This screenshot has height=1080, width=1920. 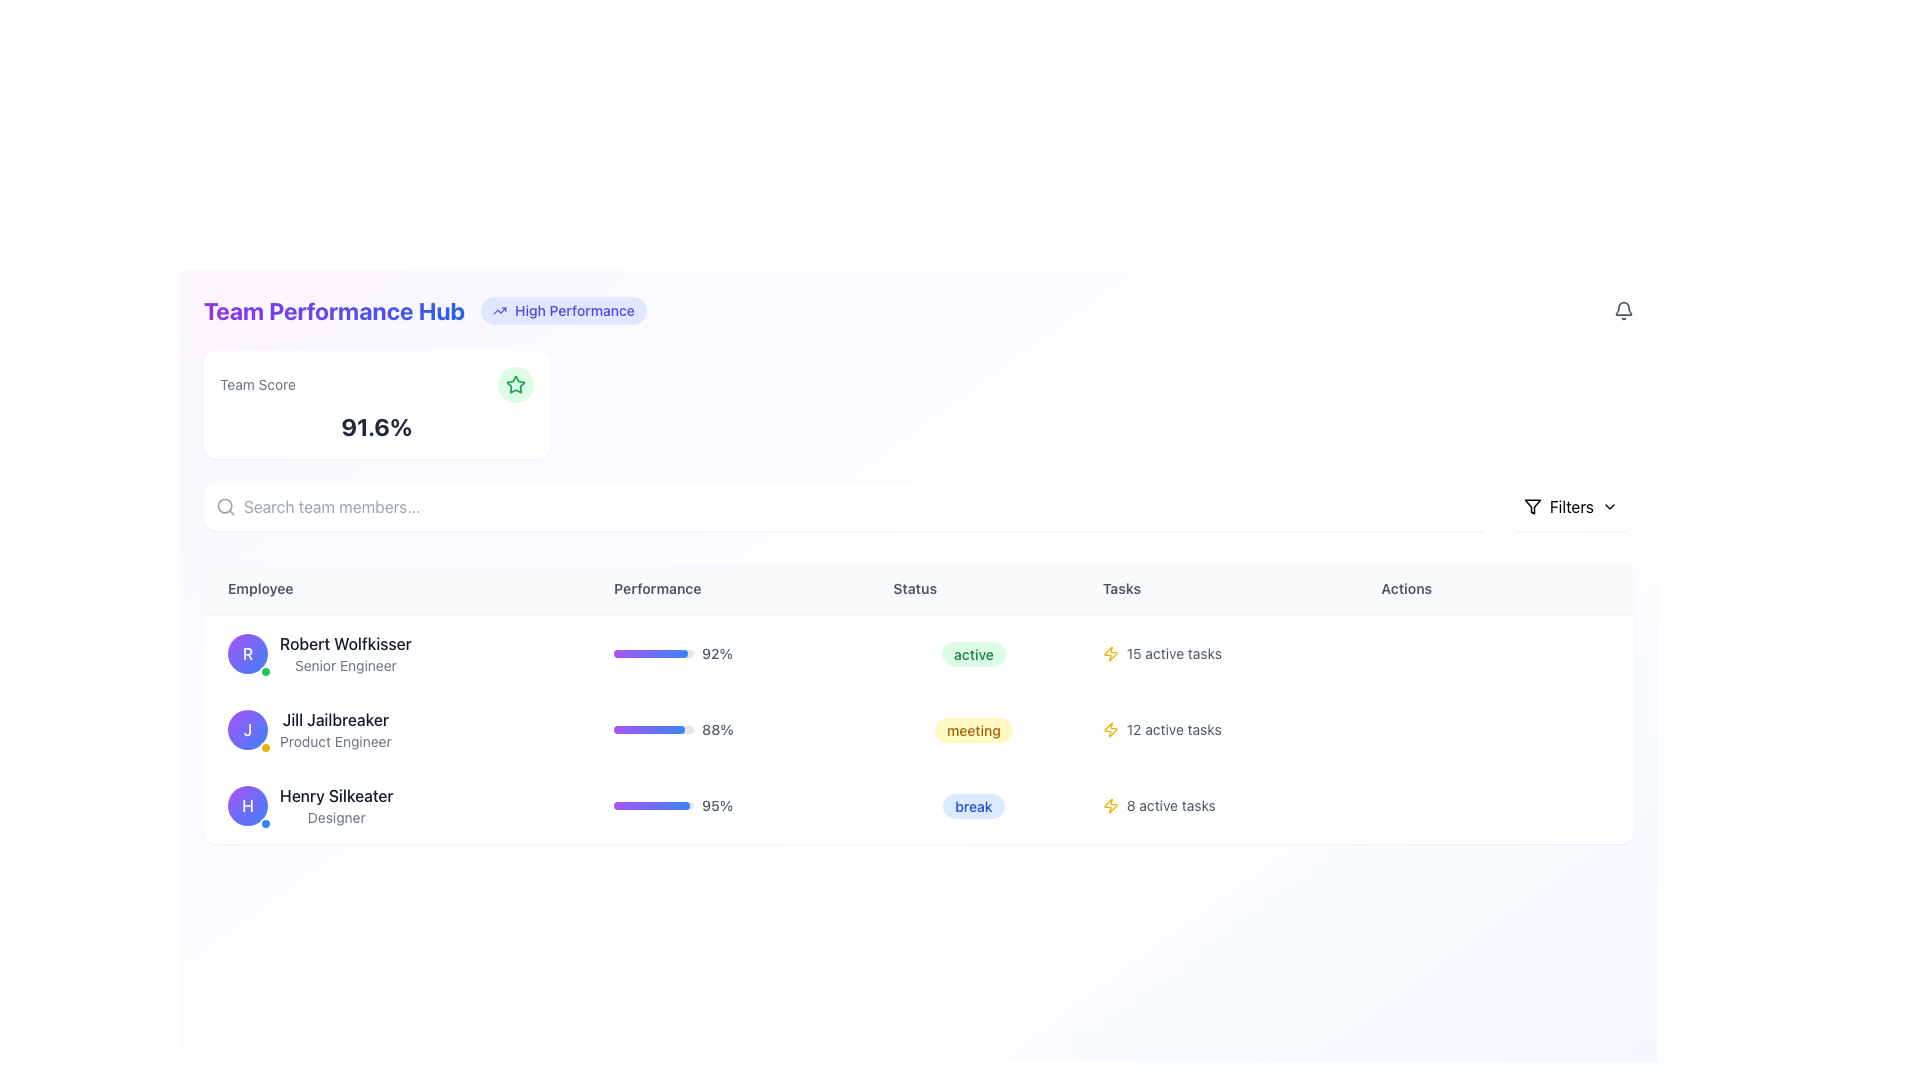 I want to click on properties of the small yellow circular Badge indicator located at the bottom-right edge of the purple-to-blue gradient profile icon representing 'Jill Jailbreaker', so click(x=264, y=748).